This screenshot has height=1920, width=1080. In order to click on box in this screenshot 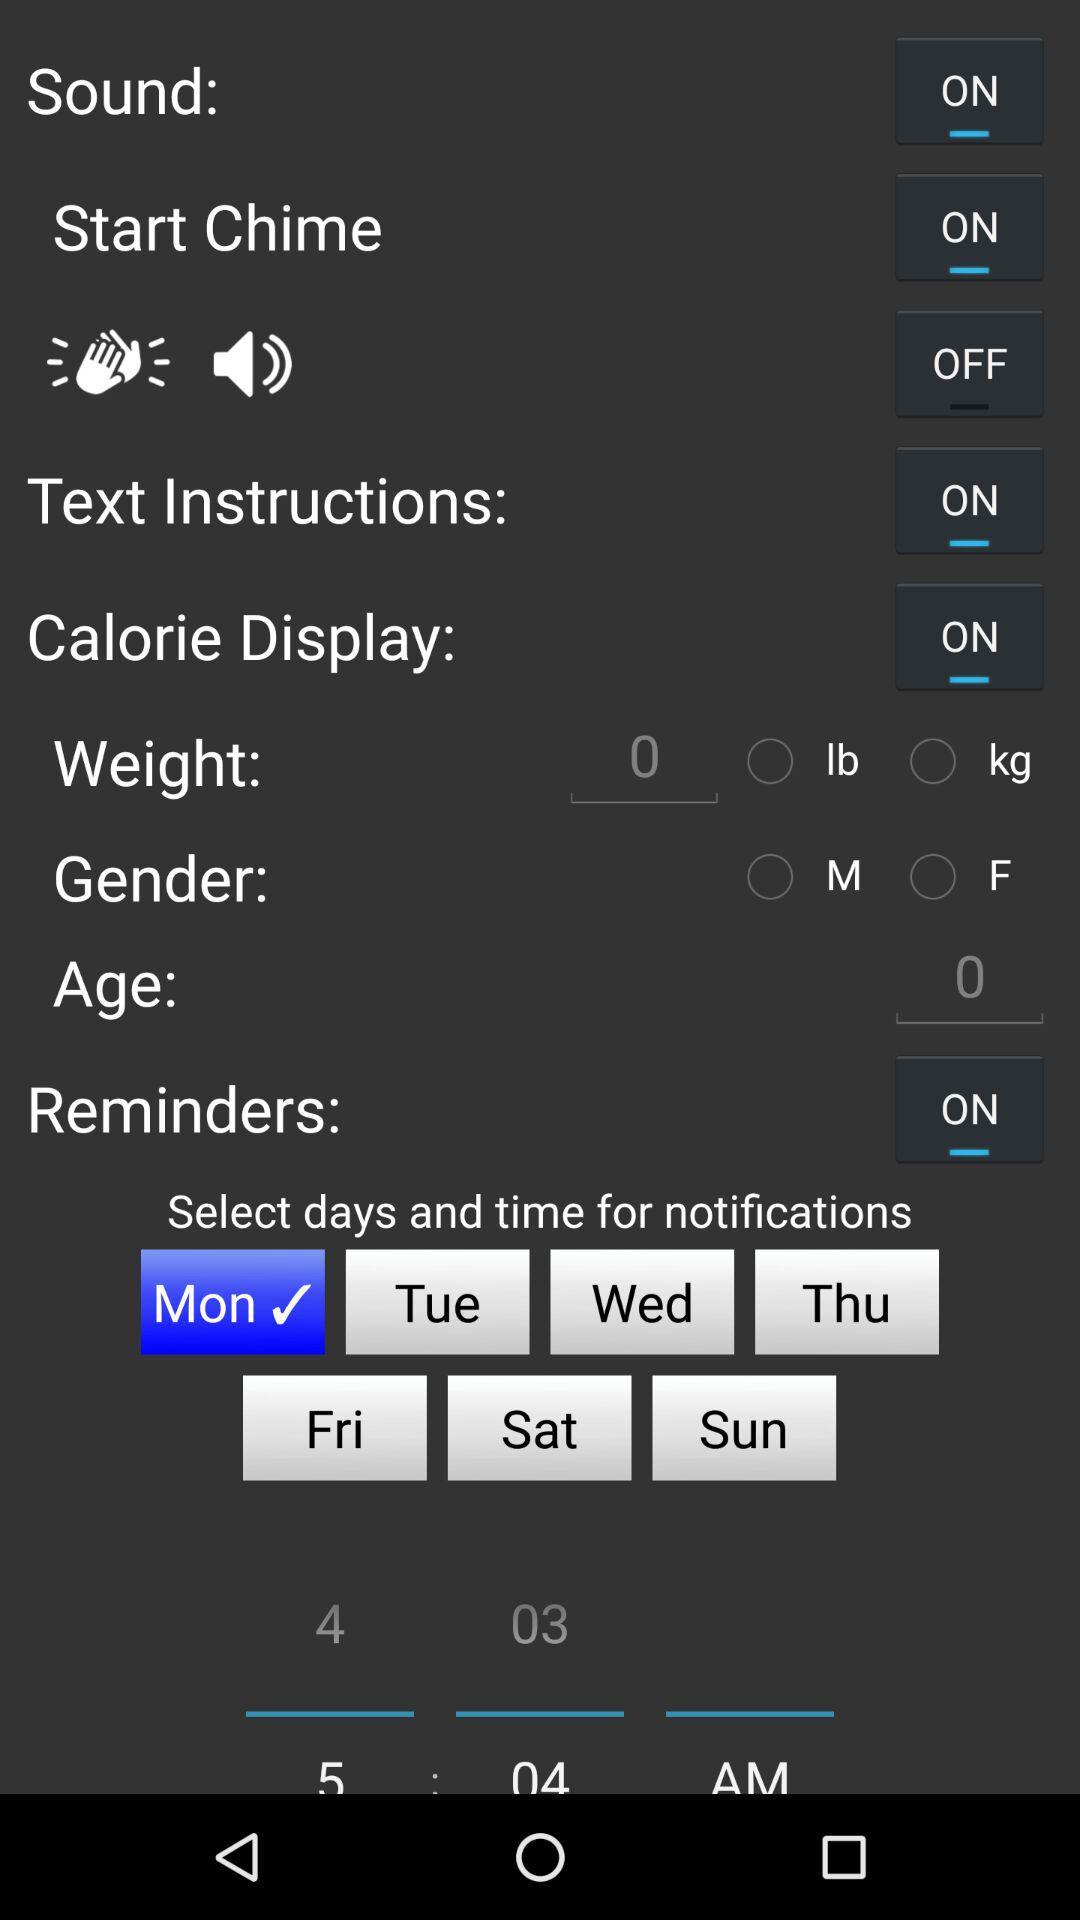, I will do `click(644, 760)`.